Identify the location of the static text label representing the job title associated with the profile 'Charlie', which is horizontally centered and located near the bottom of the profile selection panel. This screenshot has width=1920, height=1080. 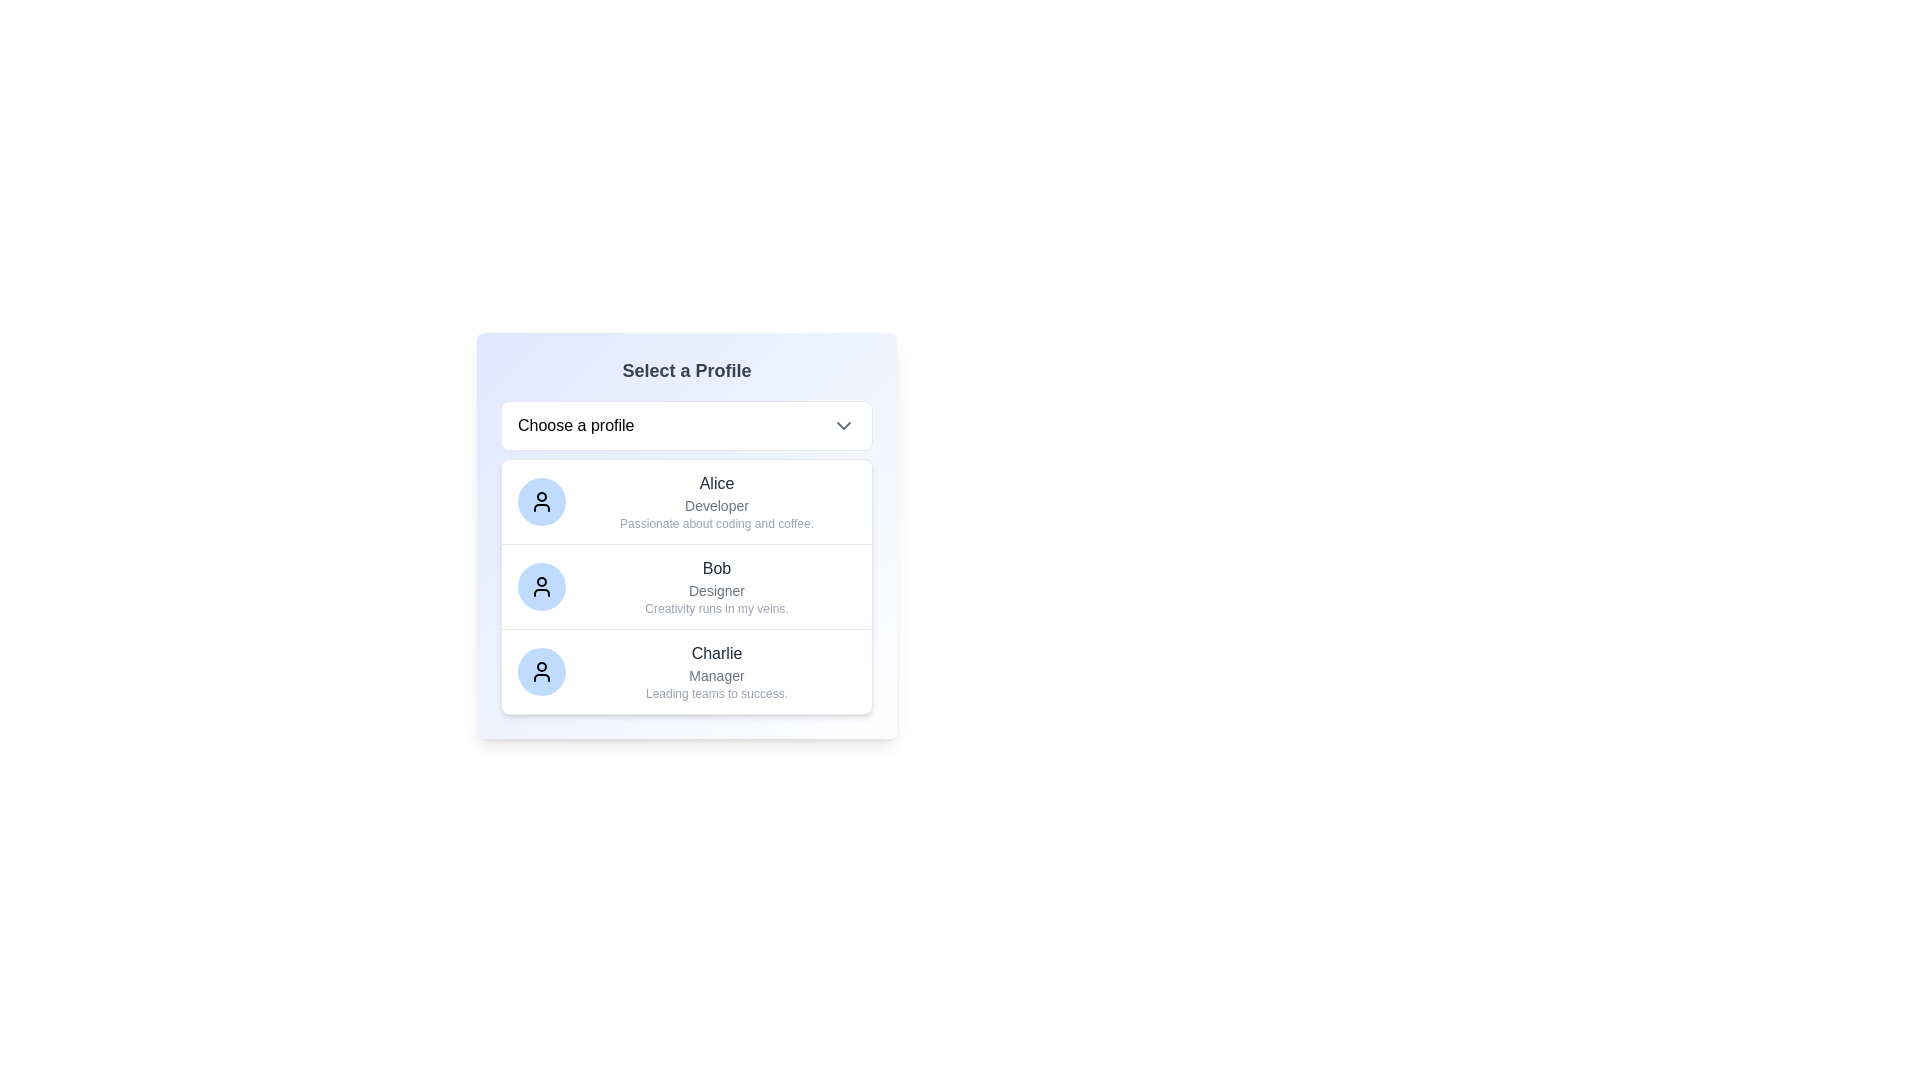
(716, 675).